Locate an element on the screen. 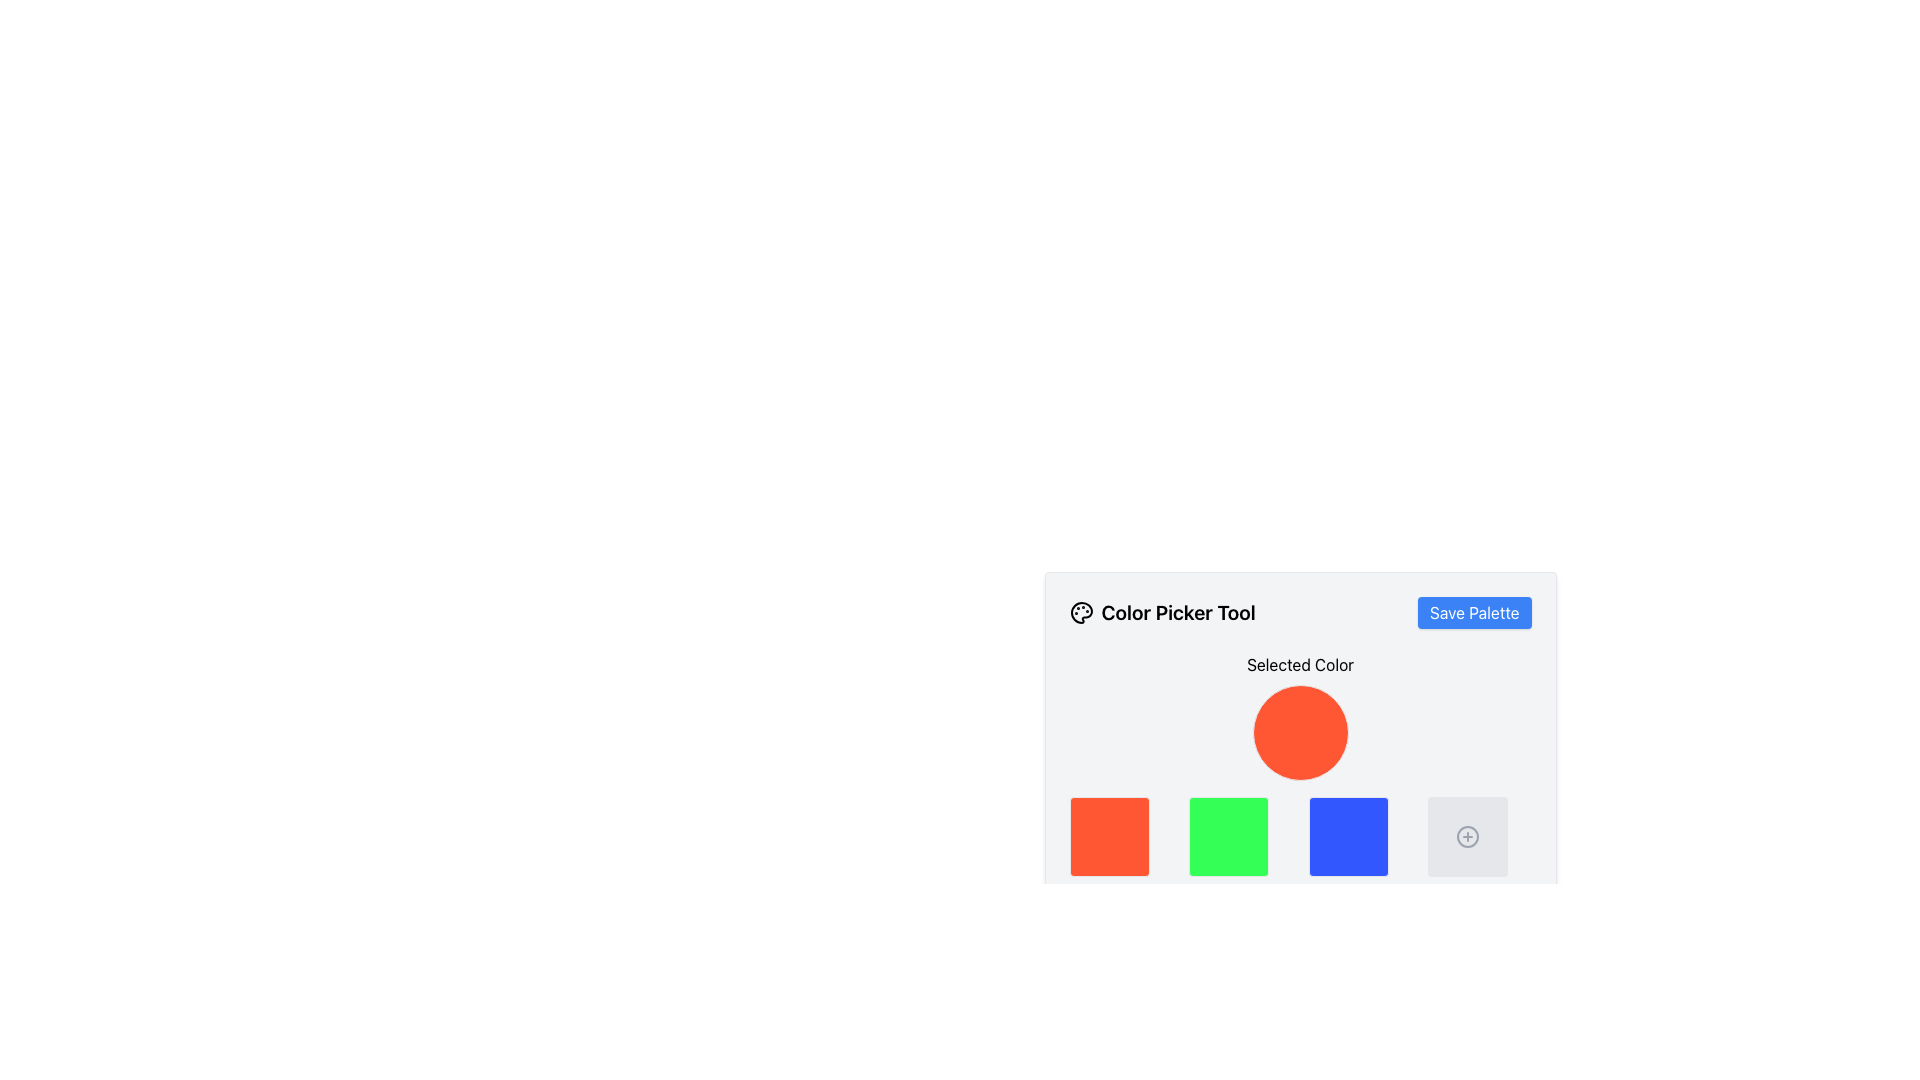 This screenshot has height=1080, width=1920. the Icon (Circle with Plus) located at the bottom-right corner of the color palette interface is located at coordinates (1468, 837).